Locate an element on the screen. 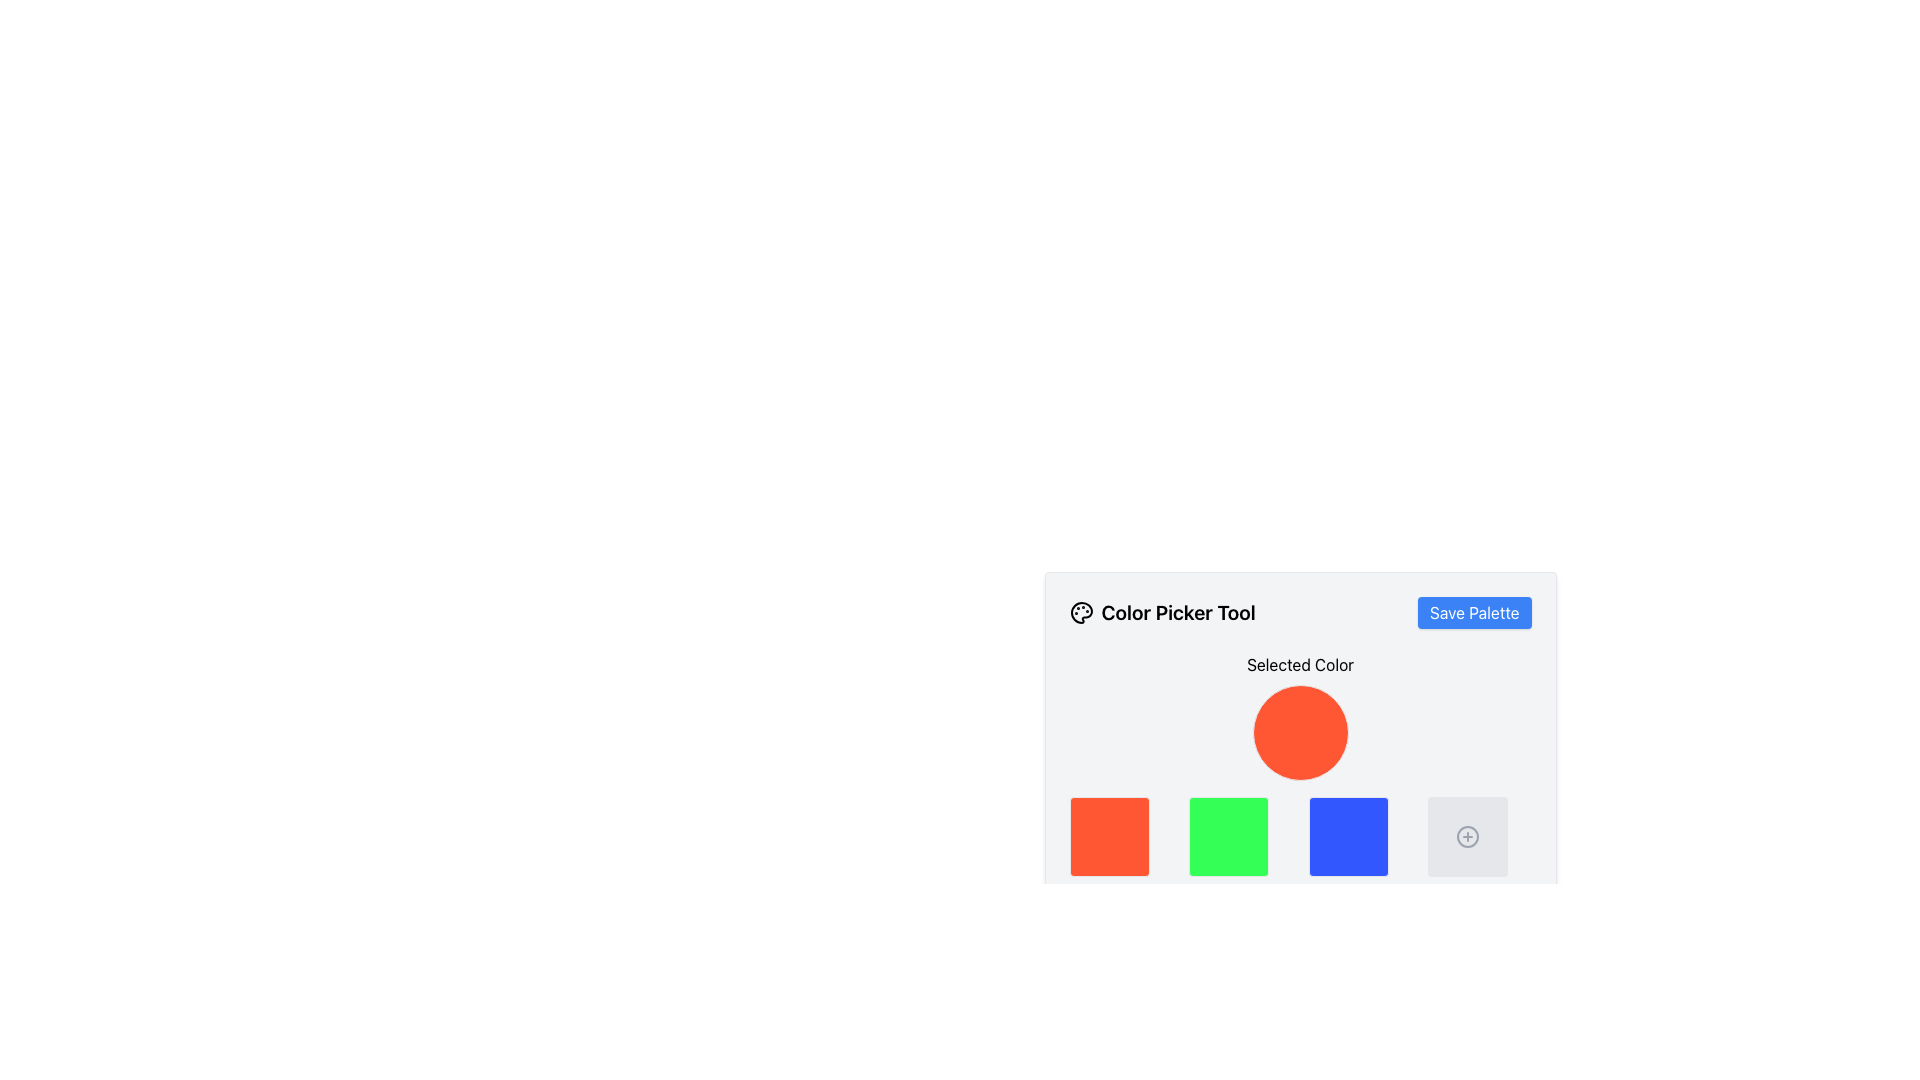 This screenshot has height=1080, width=1920. the Icon (Circle with Plus) located at the bottom-right corner of the color palette interface is located at coordinates (1468, 837).